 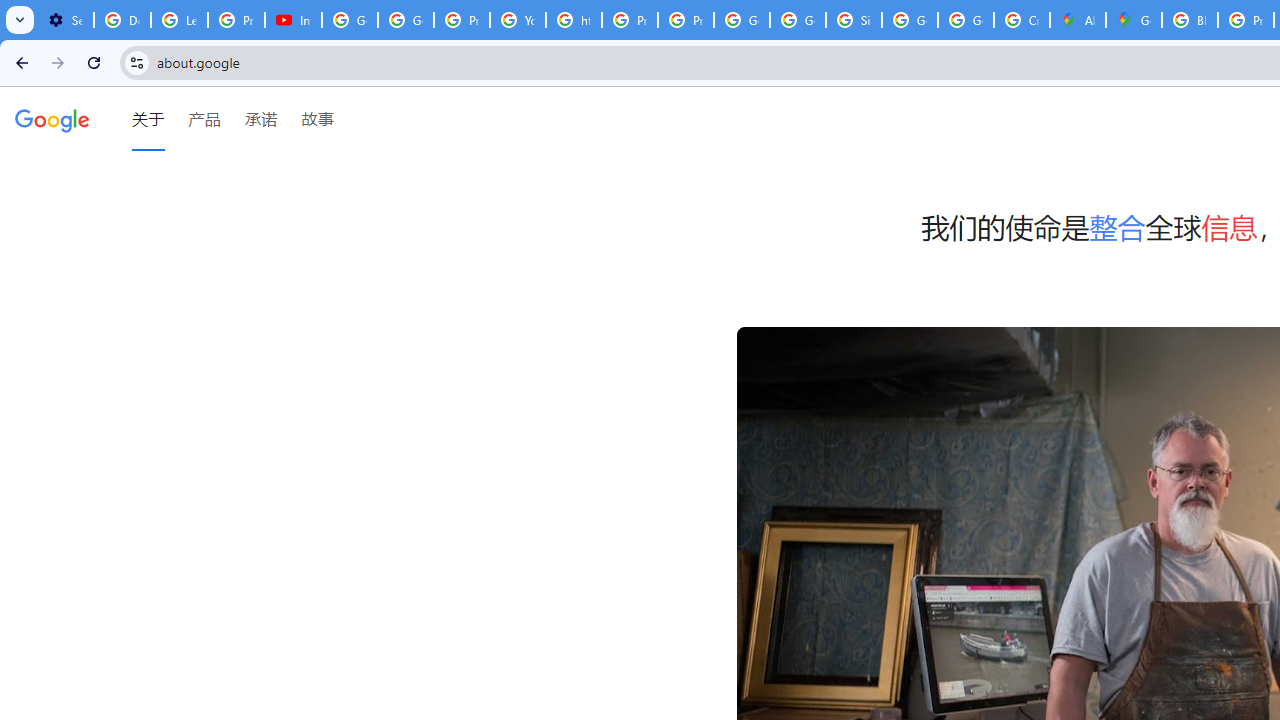 I want to click on 'Privacy Help Center - Policies Help', so click(x=628, y=20).